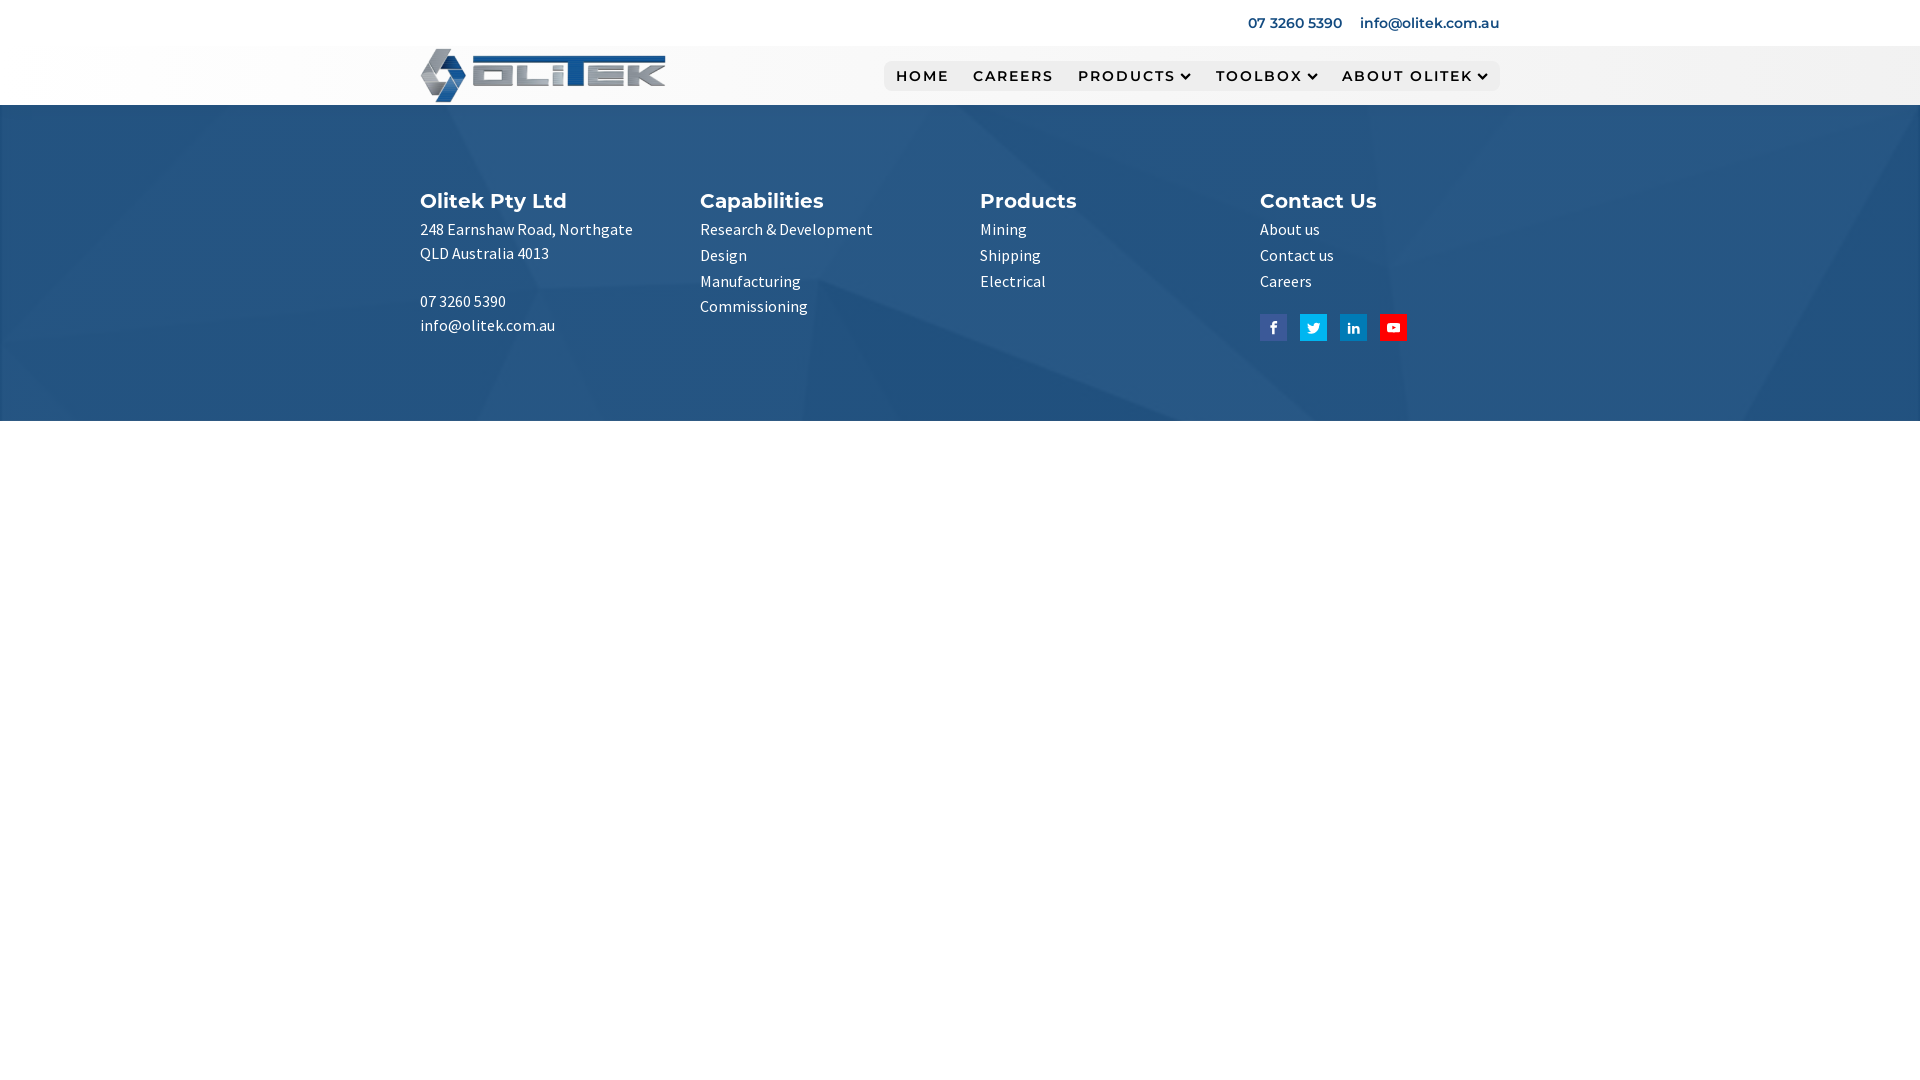 The image size is (1920, 1080). I want to click on 'Commissioning', so click(752, 307).